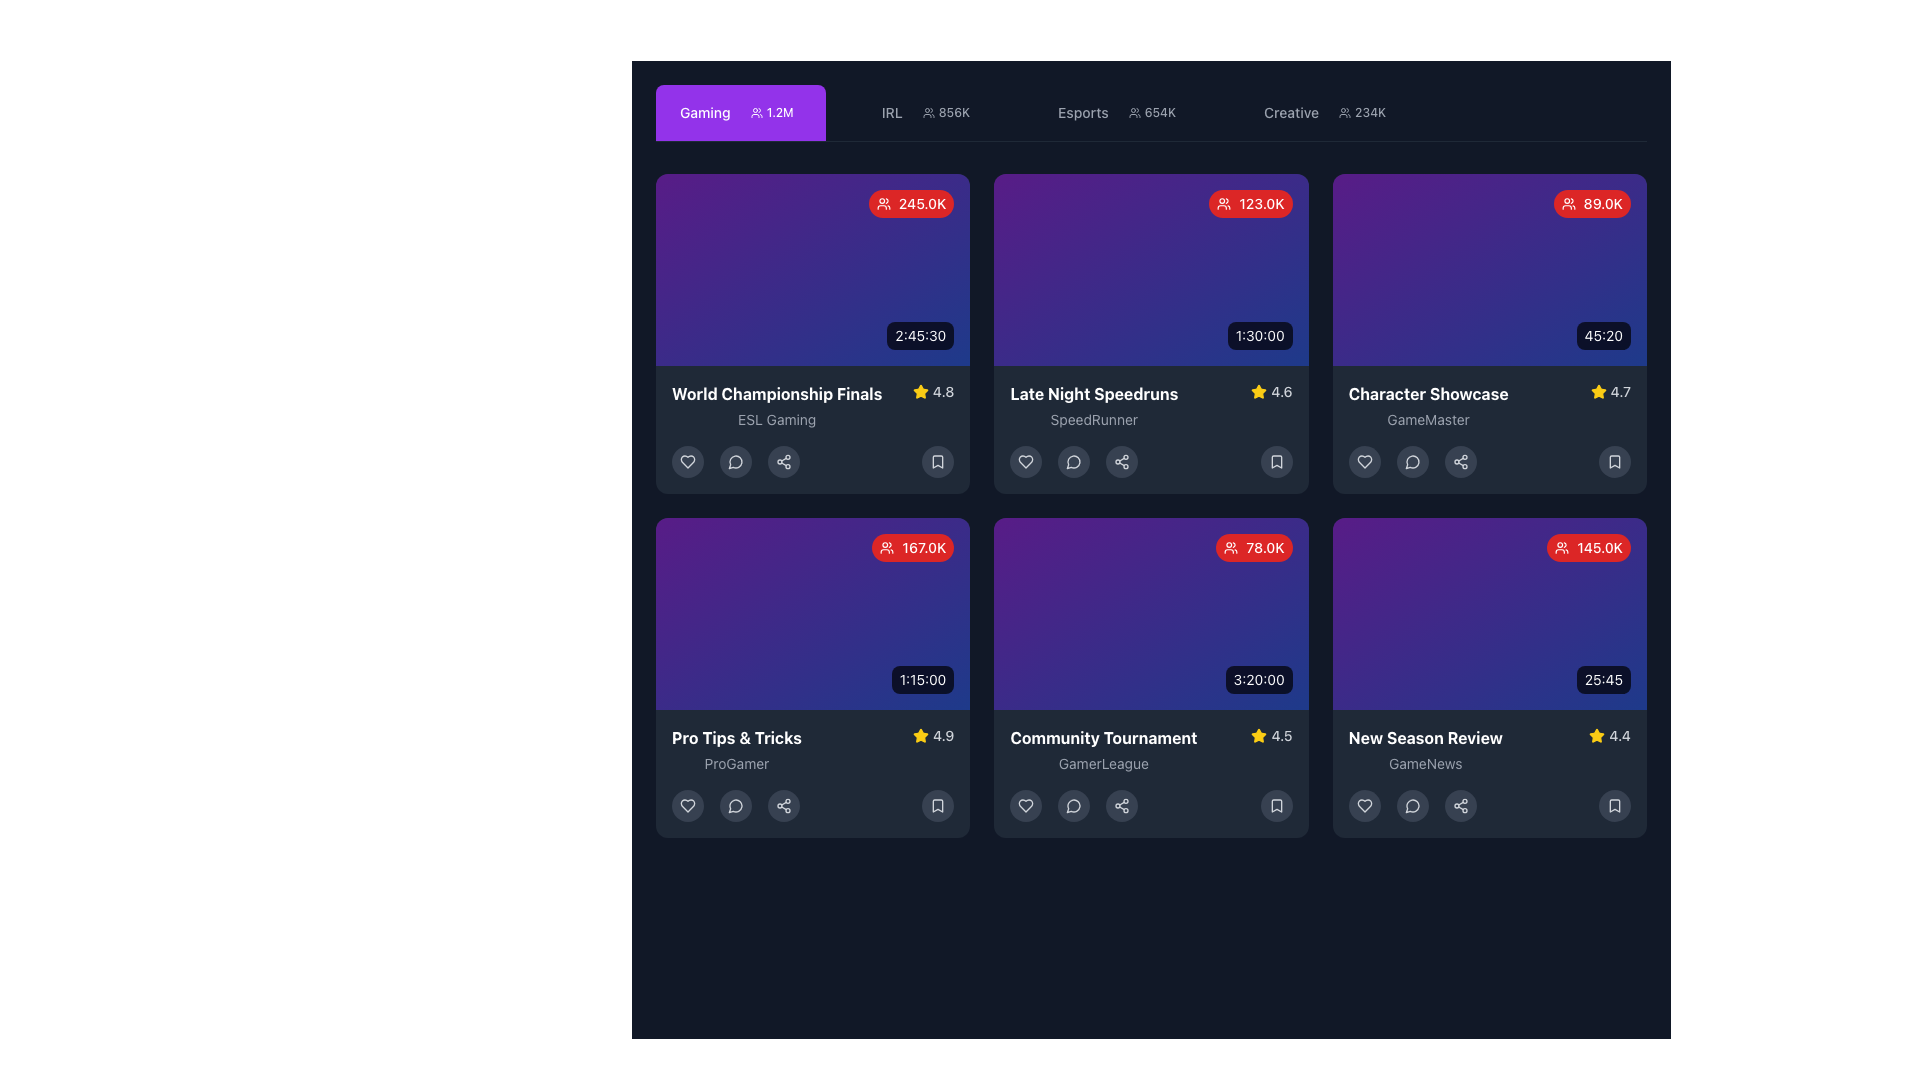  I want to click on the text-based component displaying 'New Season Review' in bold white font and 'GameNews' in smaller gray text, located at the bottom-right corner of the grid layout, so click(1424, 749).